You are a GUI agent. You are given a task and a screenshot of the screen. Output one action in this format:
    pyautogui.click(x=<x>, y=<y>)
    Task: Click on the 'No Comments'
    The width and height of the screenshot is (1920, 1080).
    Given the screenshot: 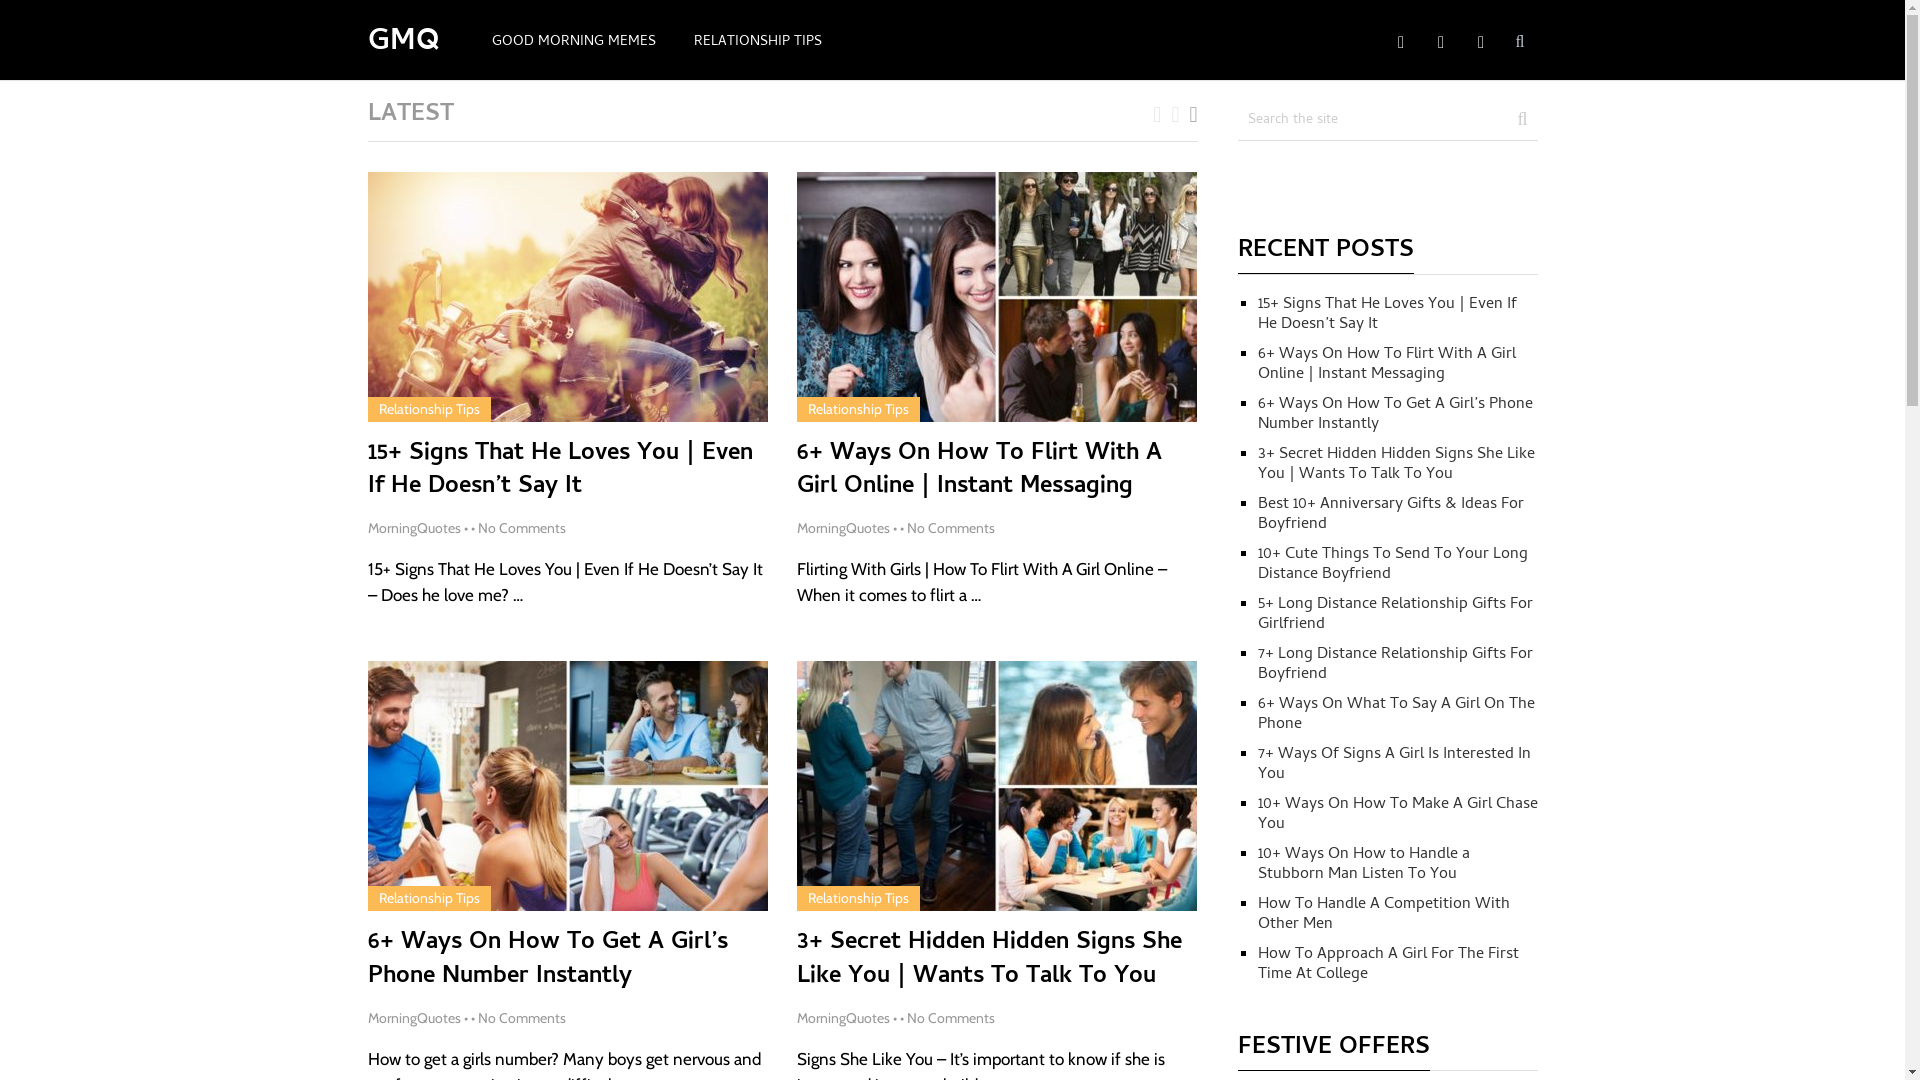 What is the action you would take?
    pyautogui.click(x=477, y=527)
    